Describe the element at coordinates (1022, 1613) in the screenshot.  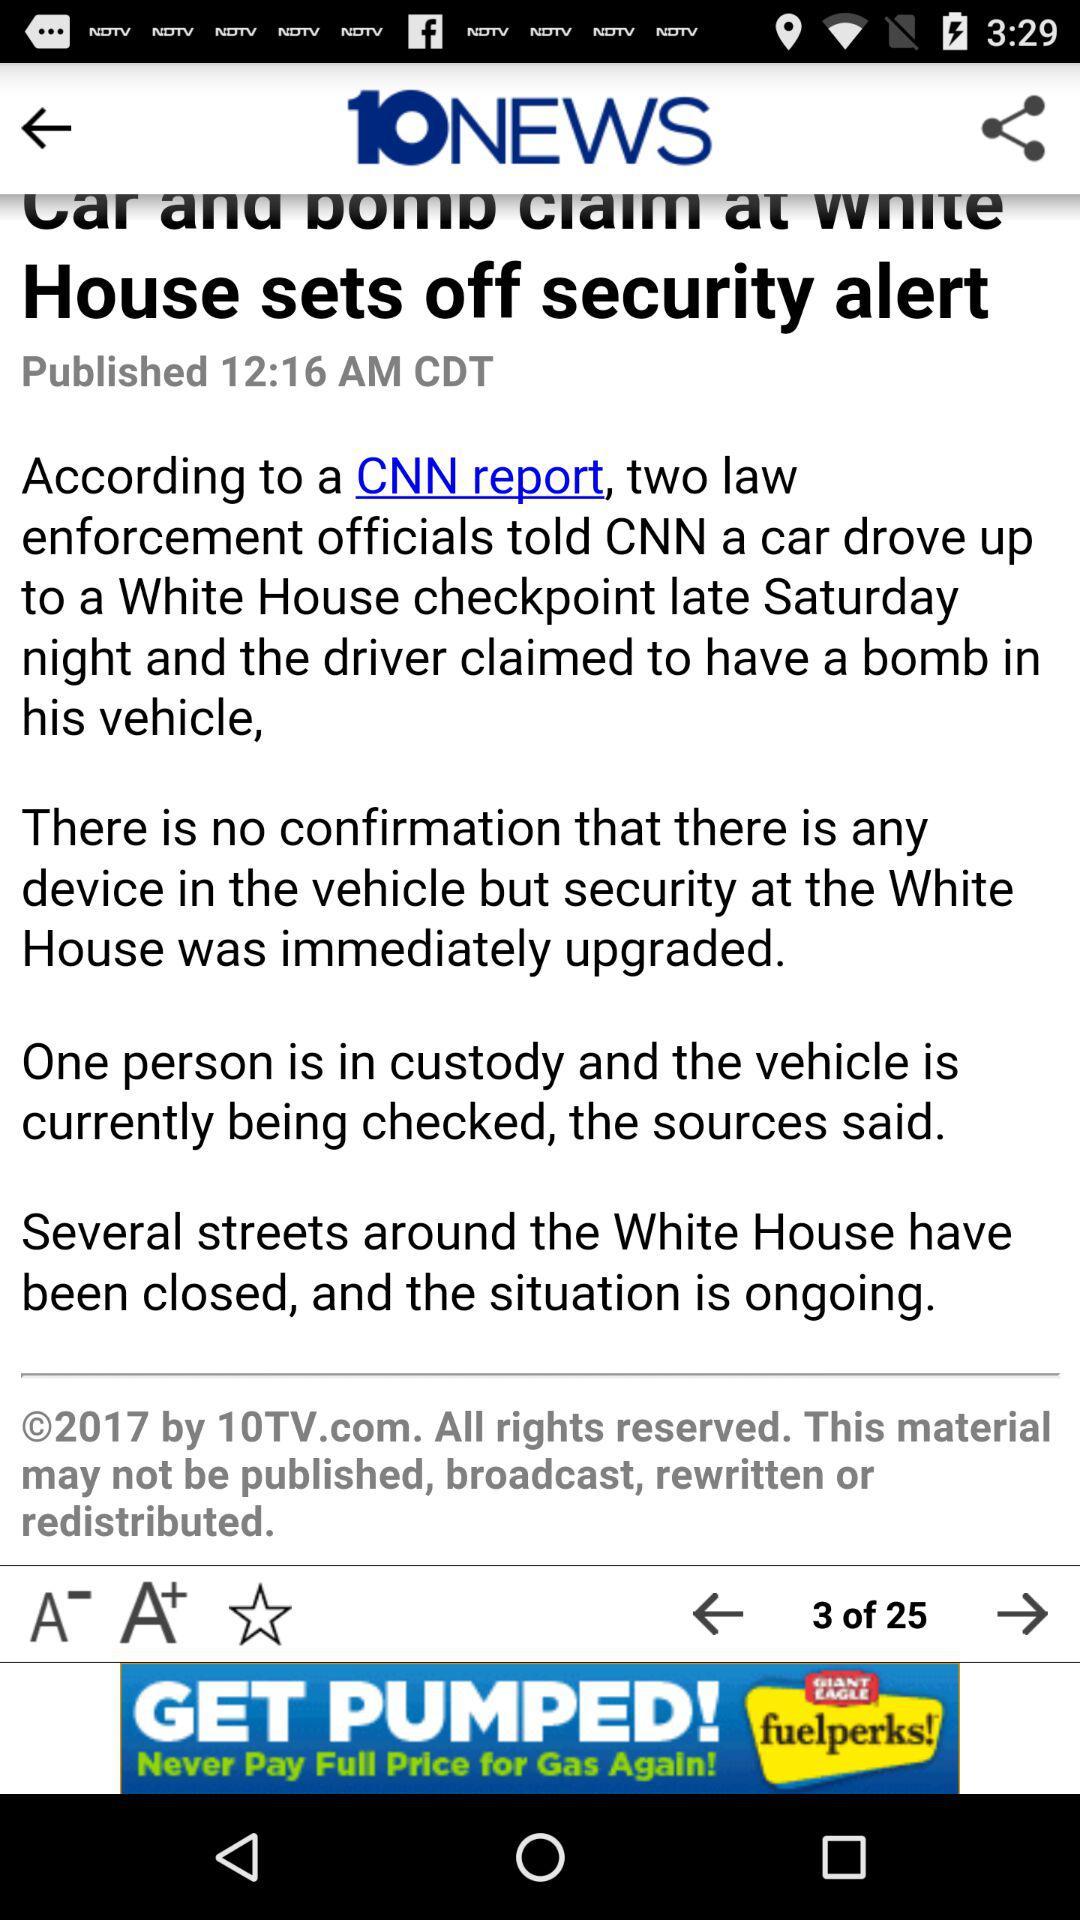
I see `next page` at that location.